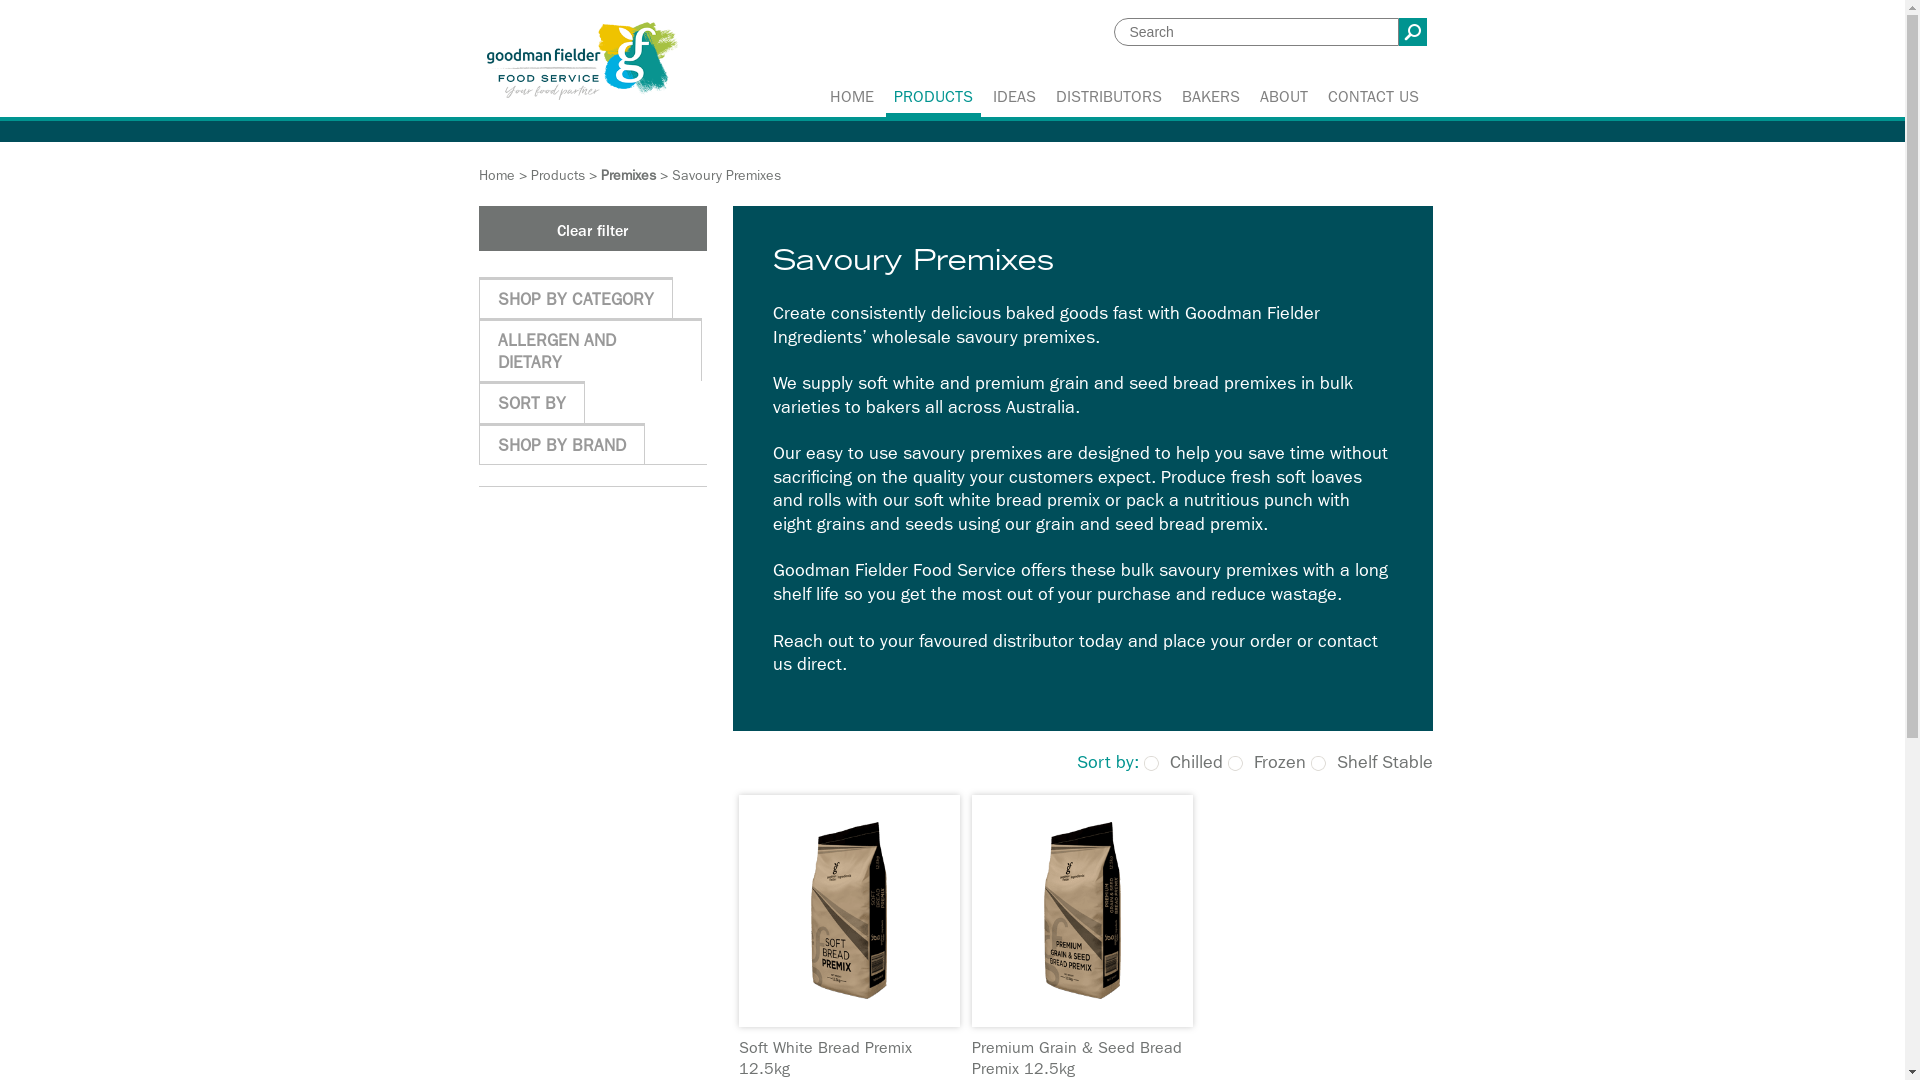  Describe the element at coordinates (1013, 97) in the screenshot. I see `'IDEAS'` at that location.